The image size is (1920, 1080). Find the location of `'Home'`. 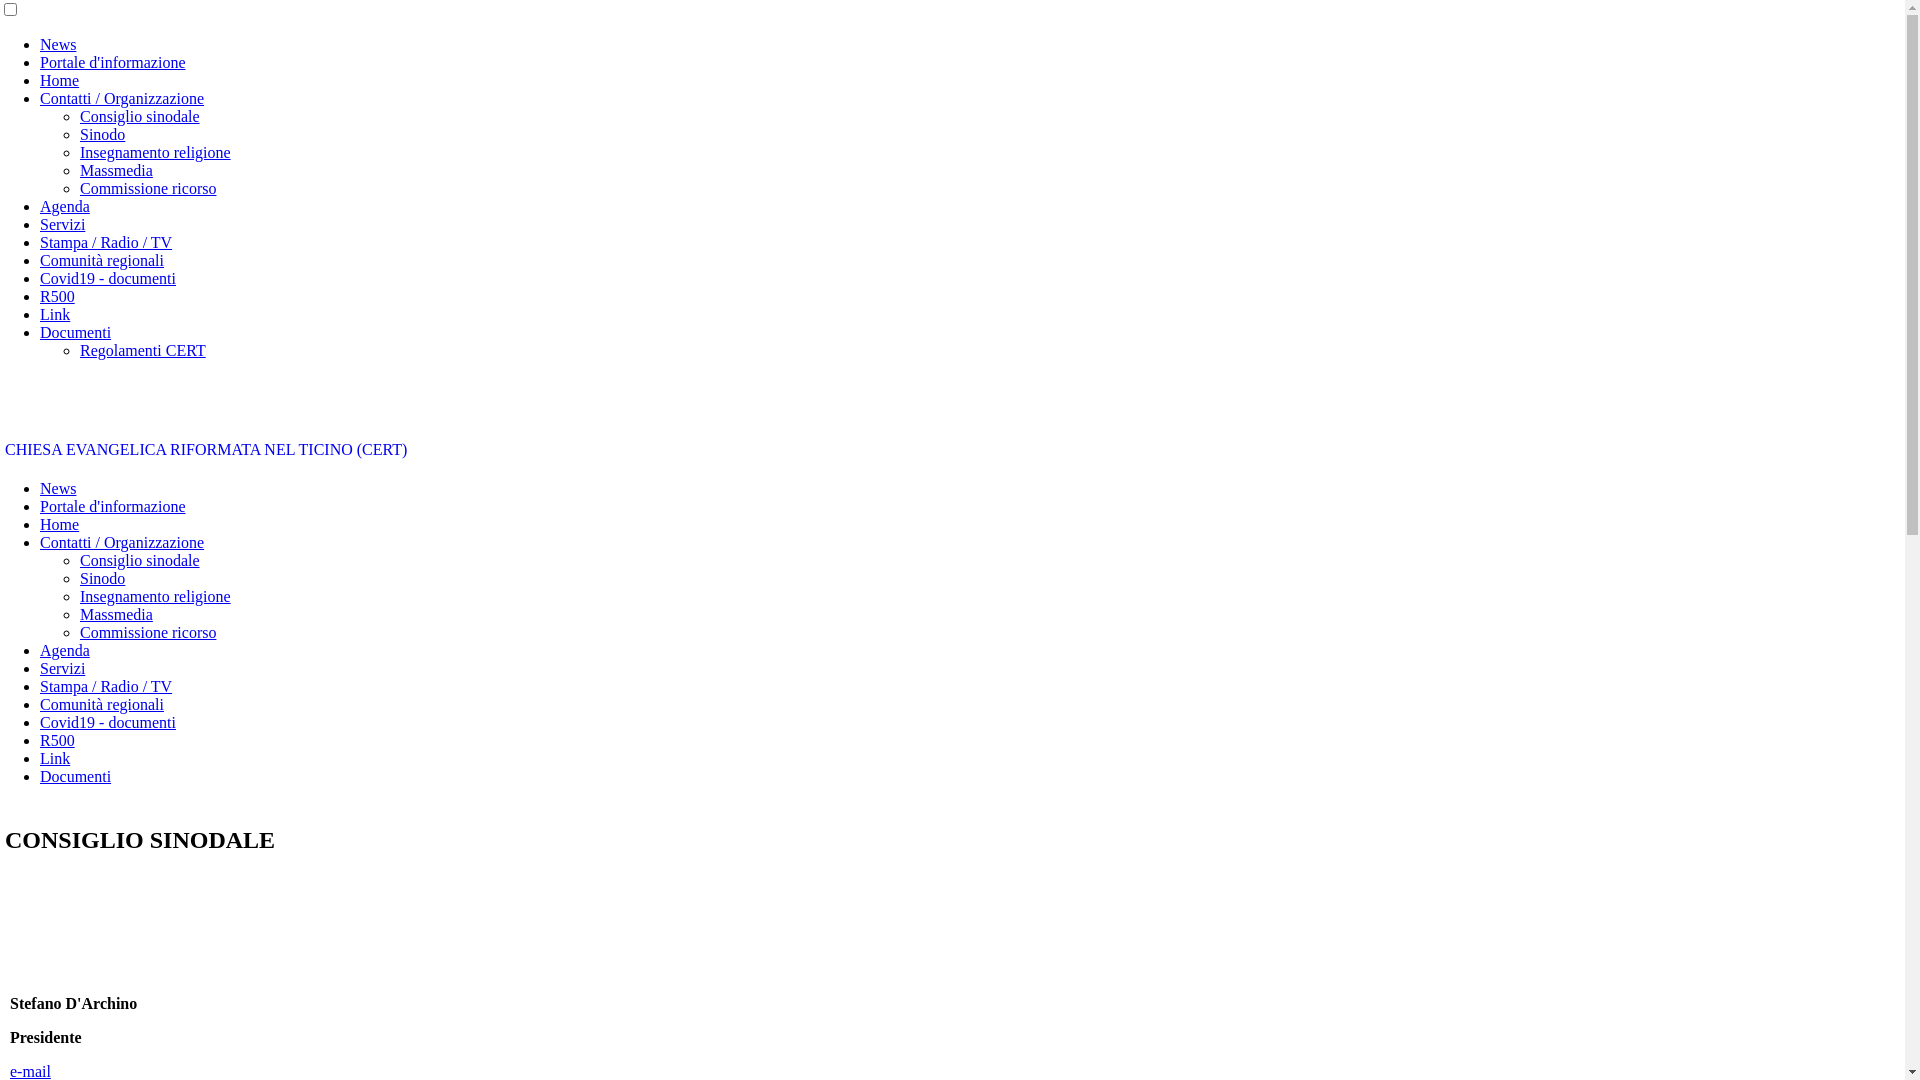

'Home' is located at coordinates (59, 523).